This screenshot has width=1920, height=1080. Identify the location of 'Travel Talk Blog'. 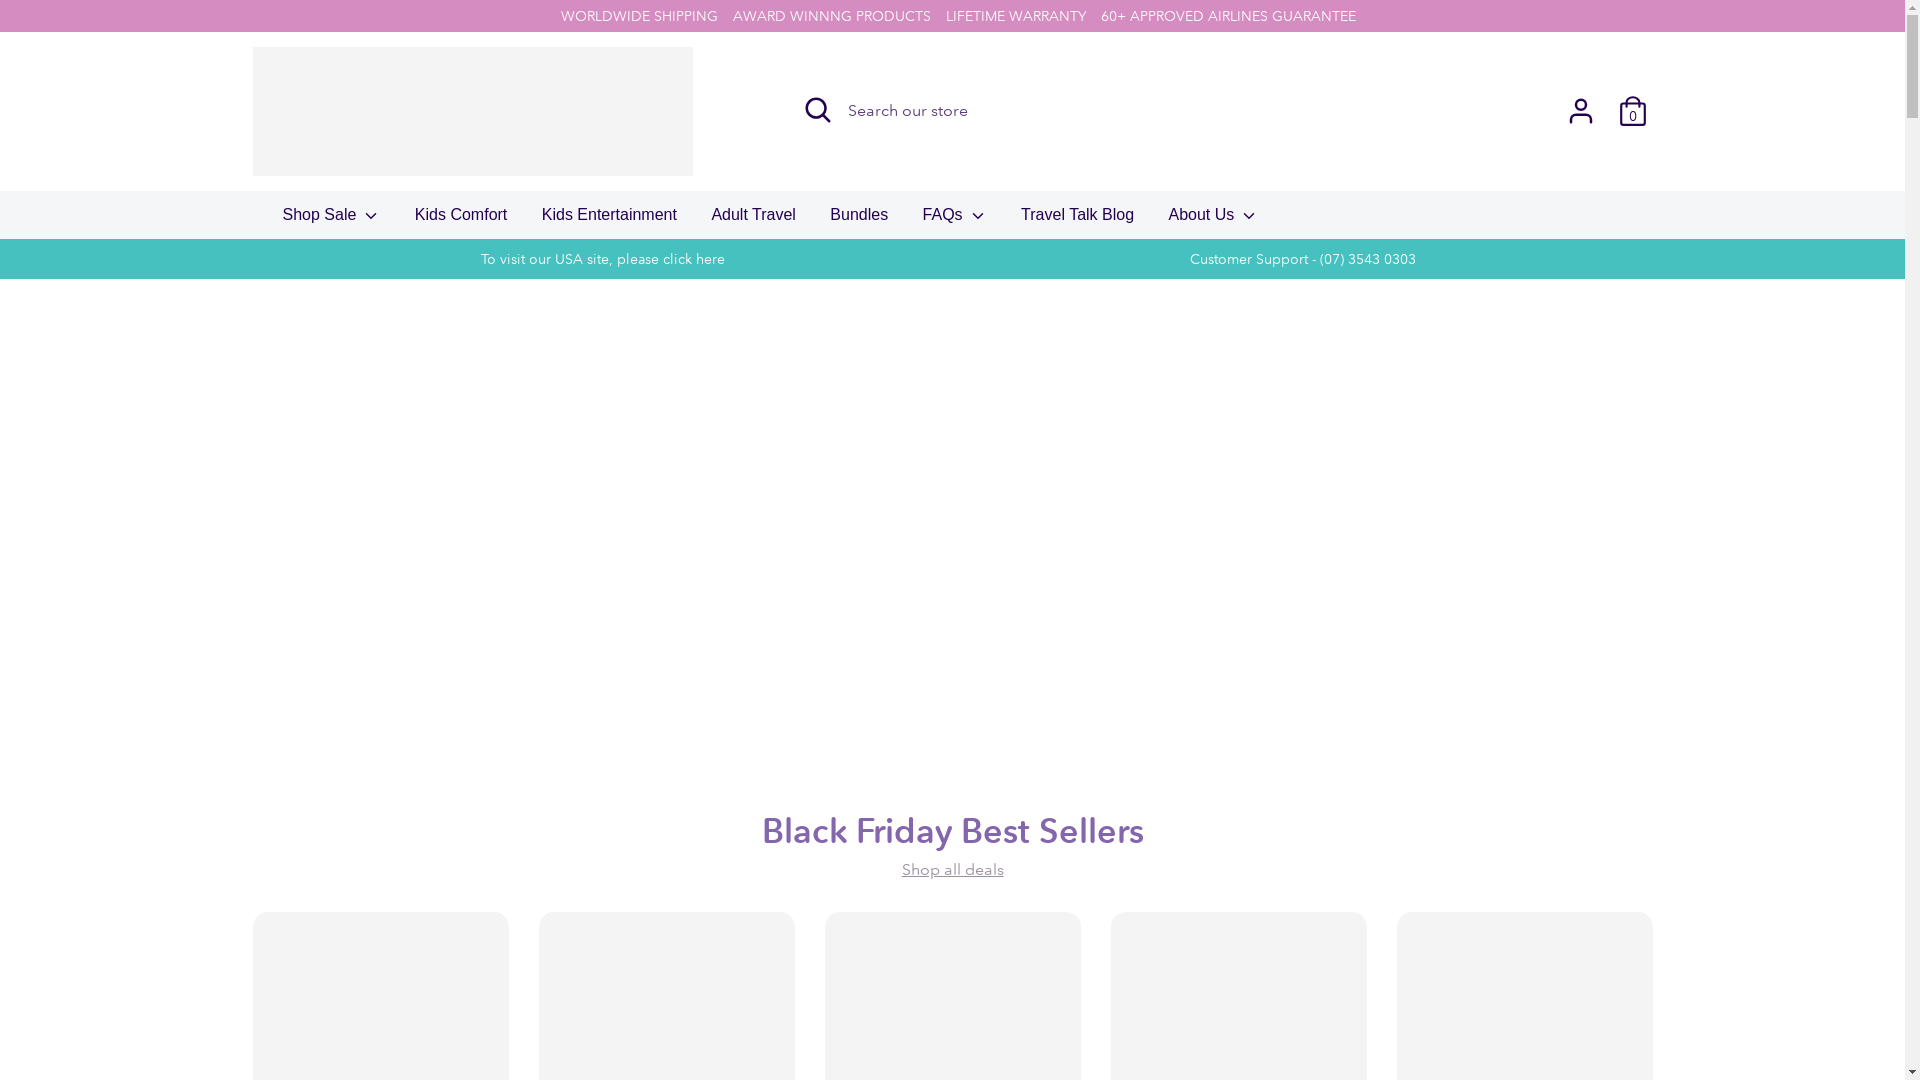
(1076, 220).